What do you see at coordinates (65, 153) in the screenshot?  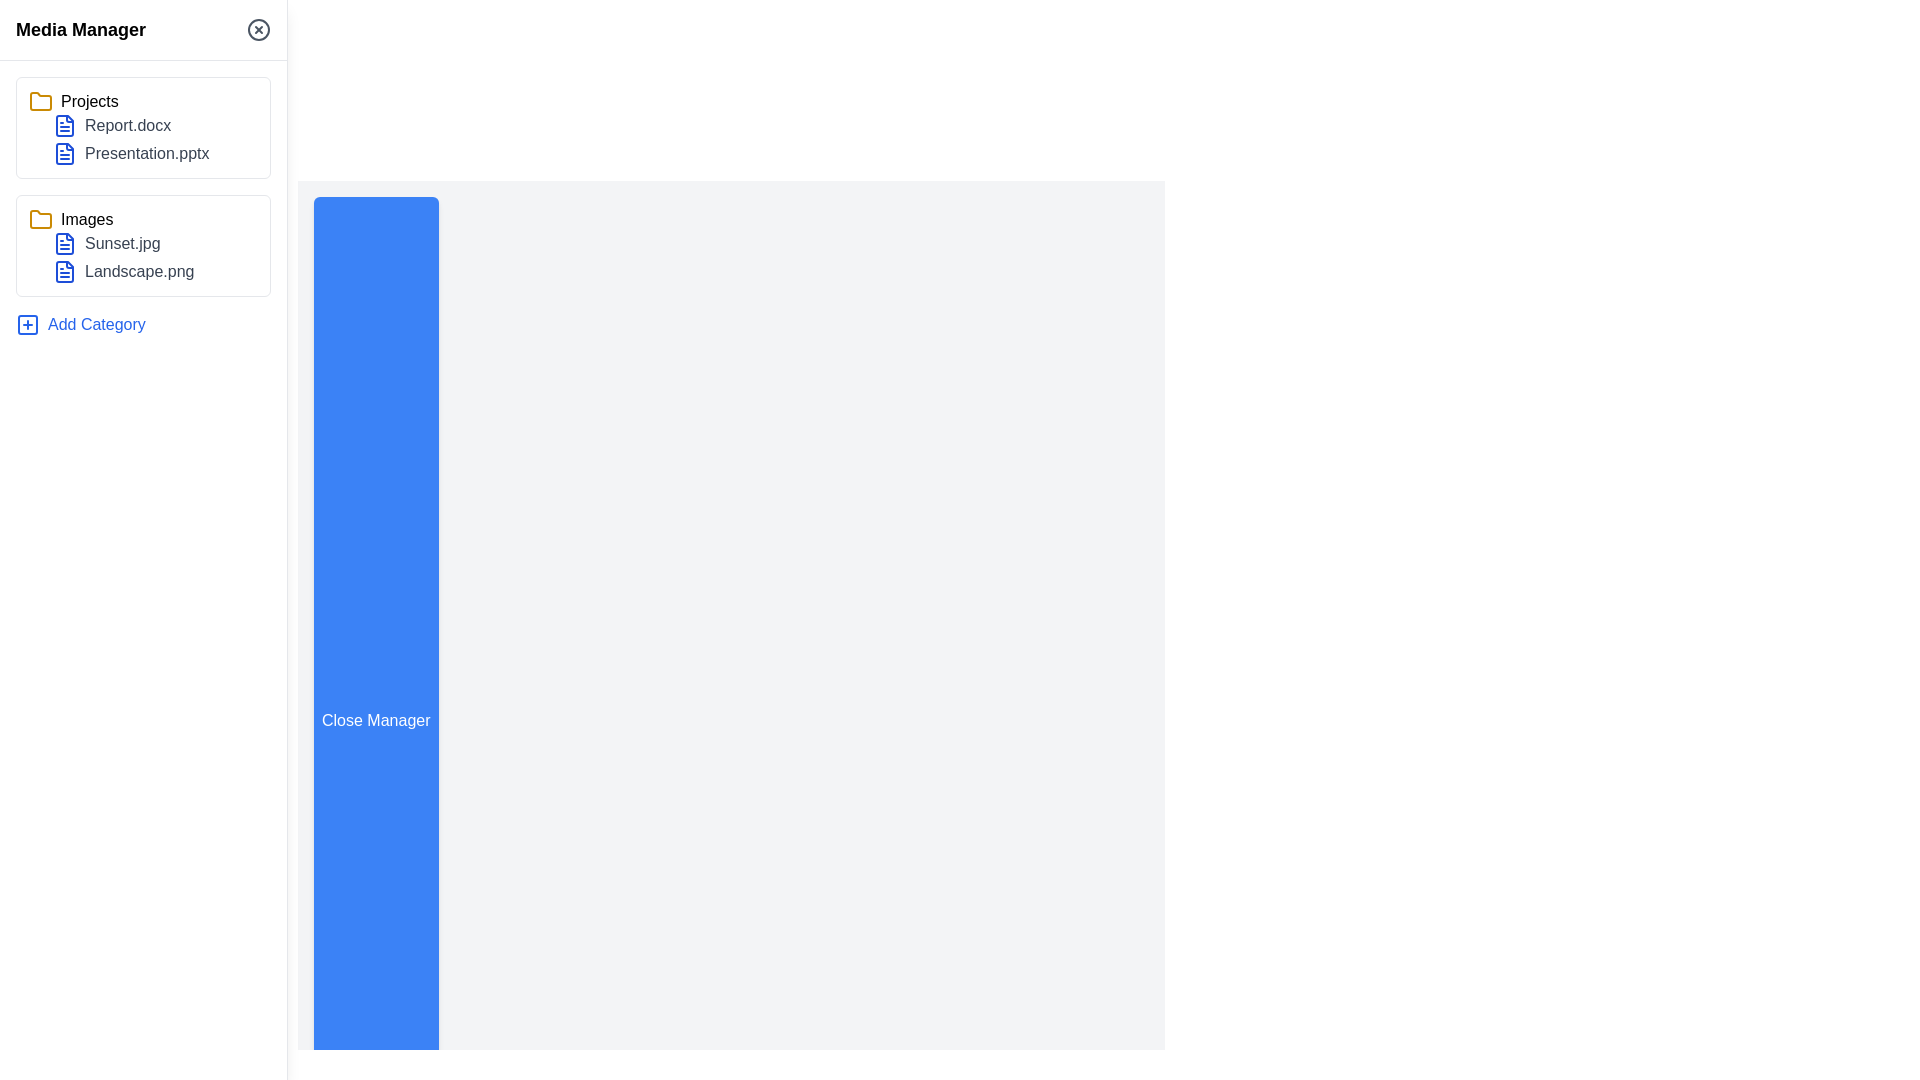 I see `the document icon in the left-side media manager to interact with the document it represents` at bounding box center [65, 153].